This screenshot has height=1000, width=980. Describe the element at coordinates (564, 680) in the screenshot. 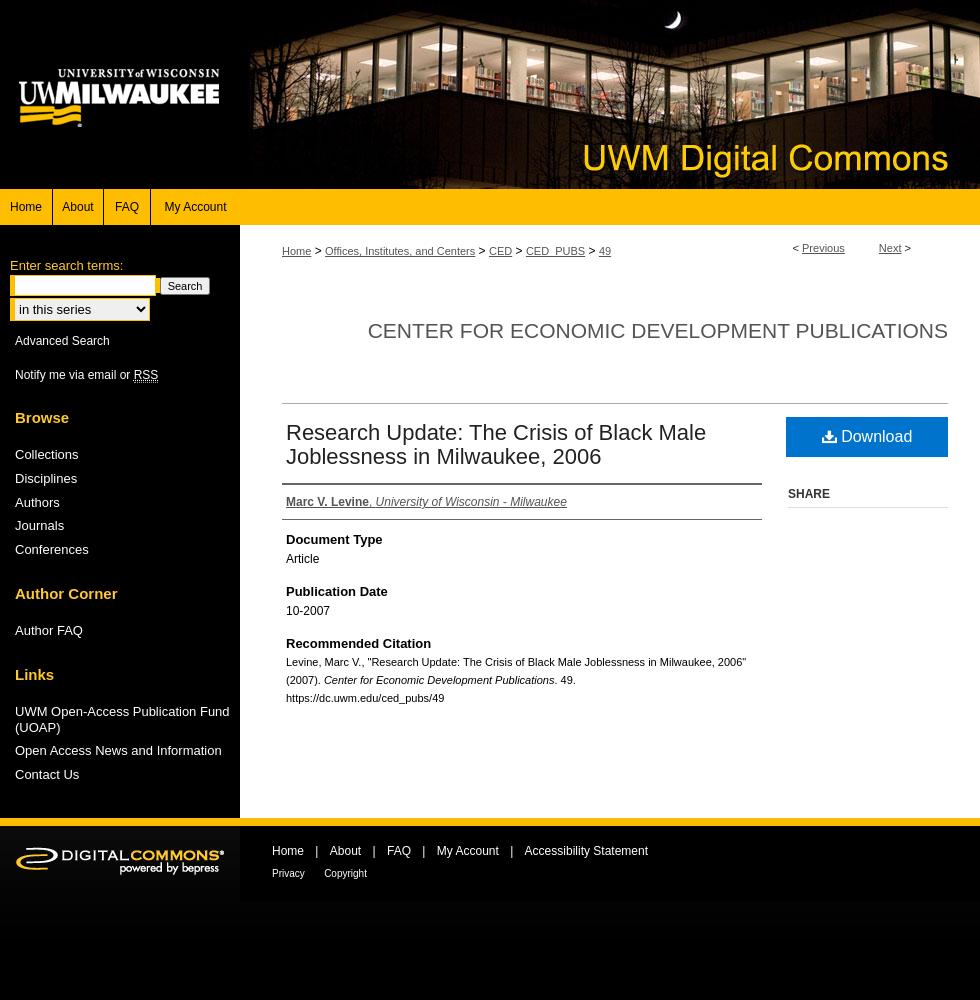

I see `'.  49.'` at that location.